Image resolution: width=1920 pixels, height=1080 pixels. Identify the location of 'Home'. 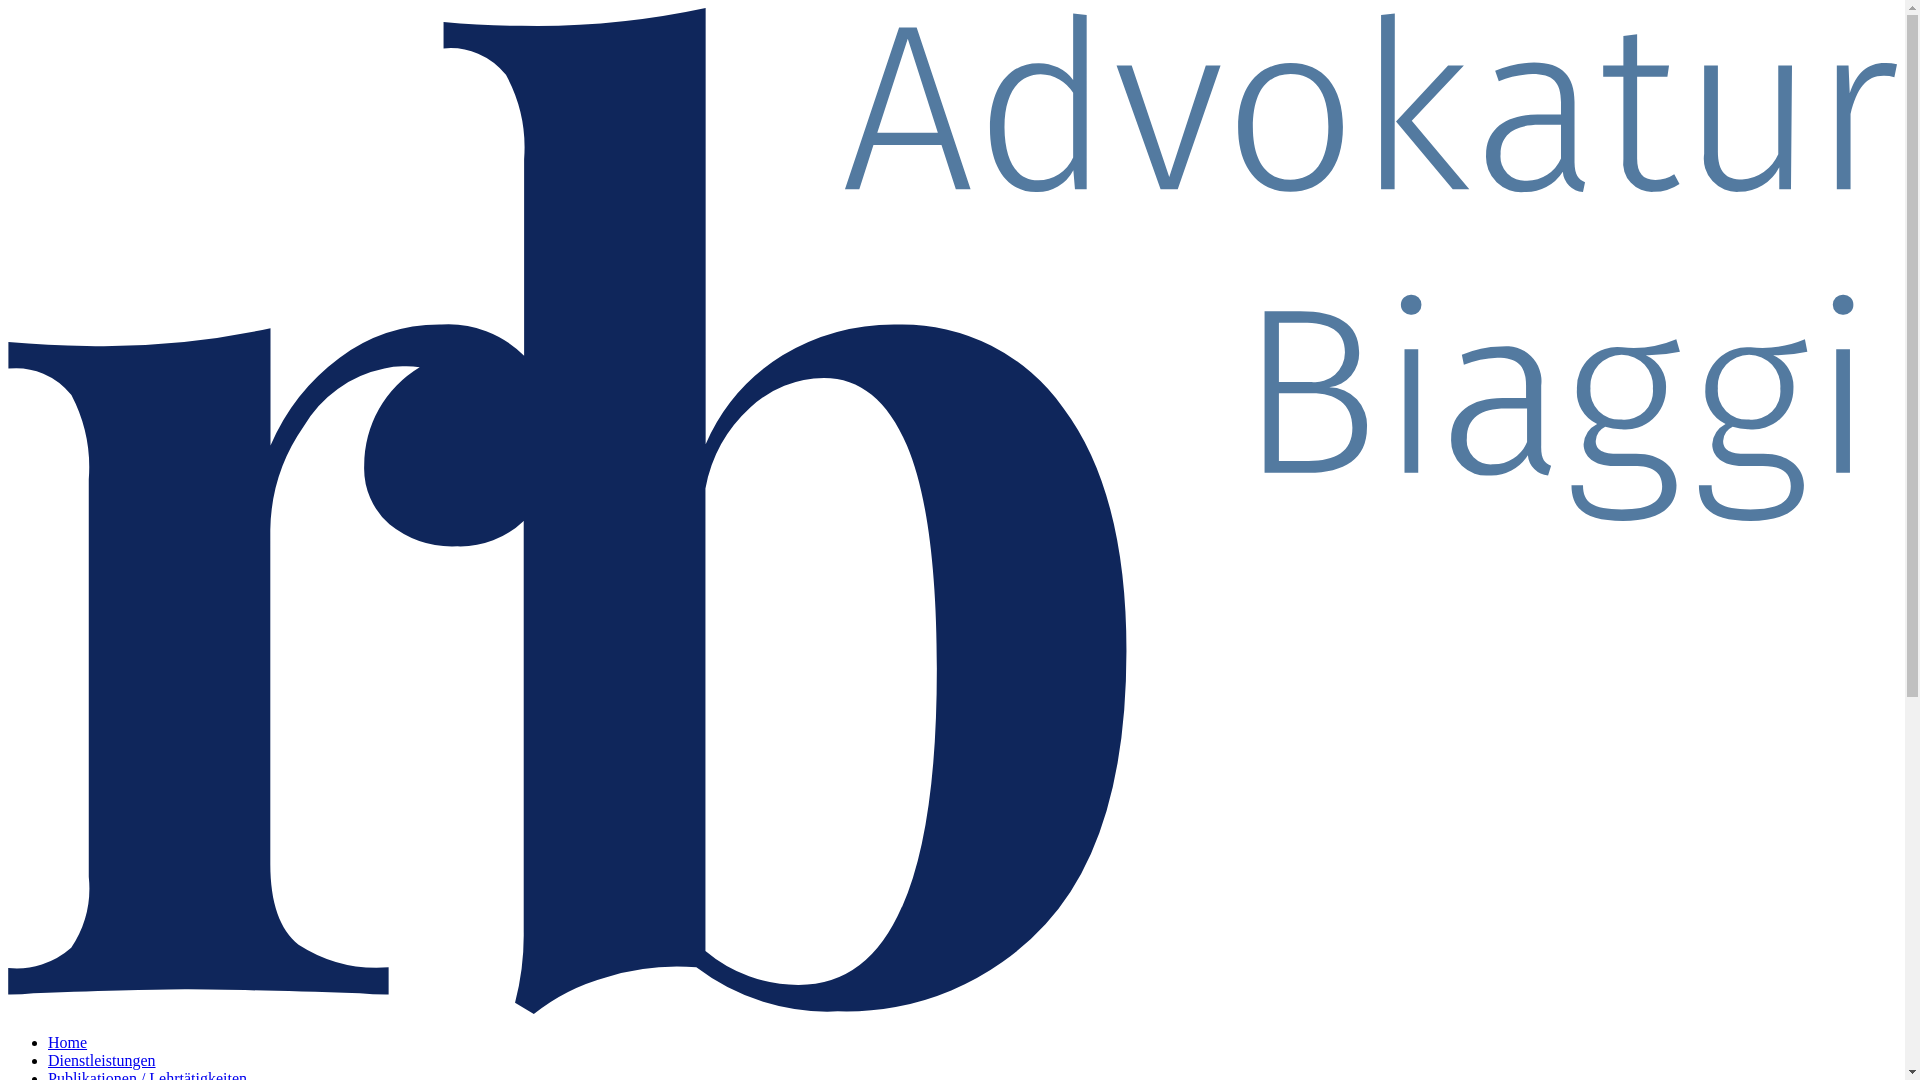
(48, 1041).